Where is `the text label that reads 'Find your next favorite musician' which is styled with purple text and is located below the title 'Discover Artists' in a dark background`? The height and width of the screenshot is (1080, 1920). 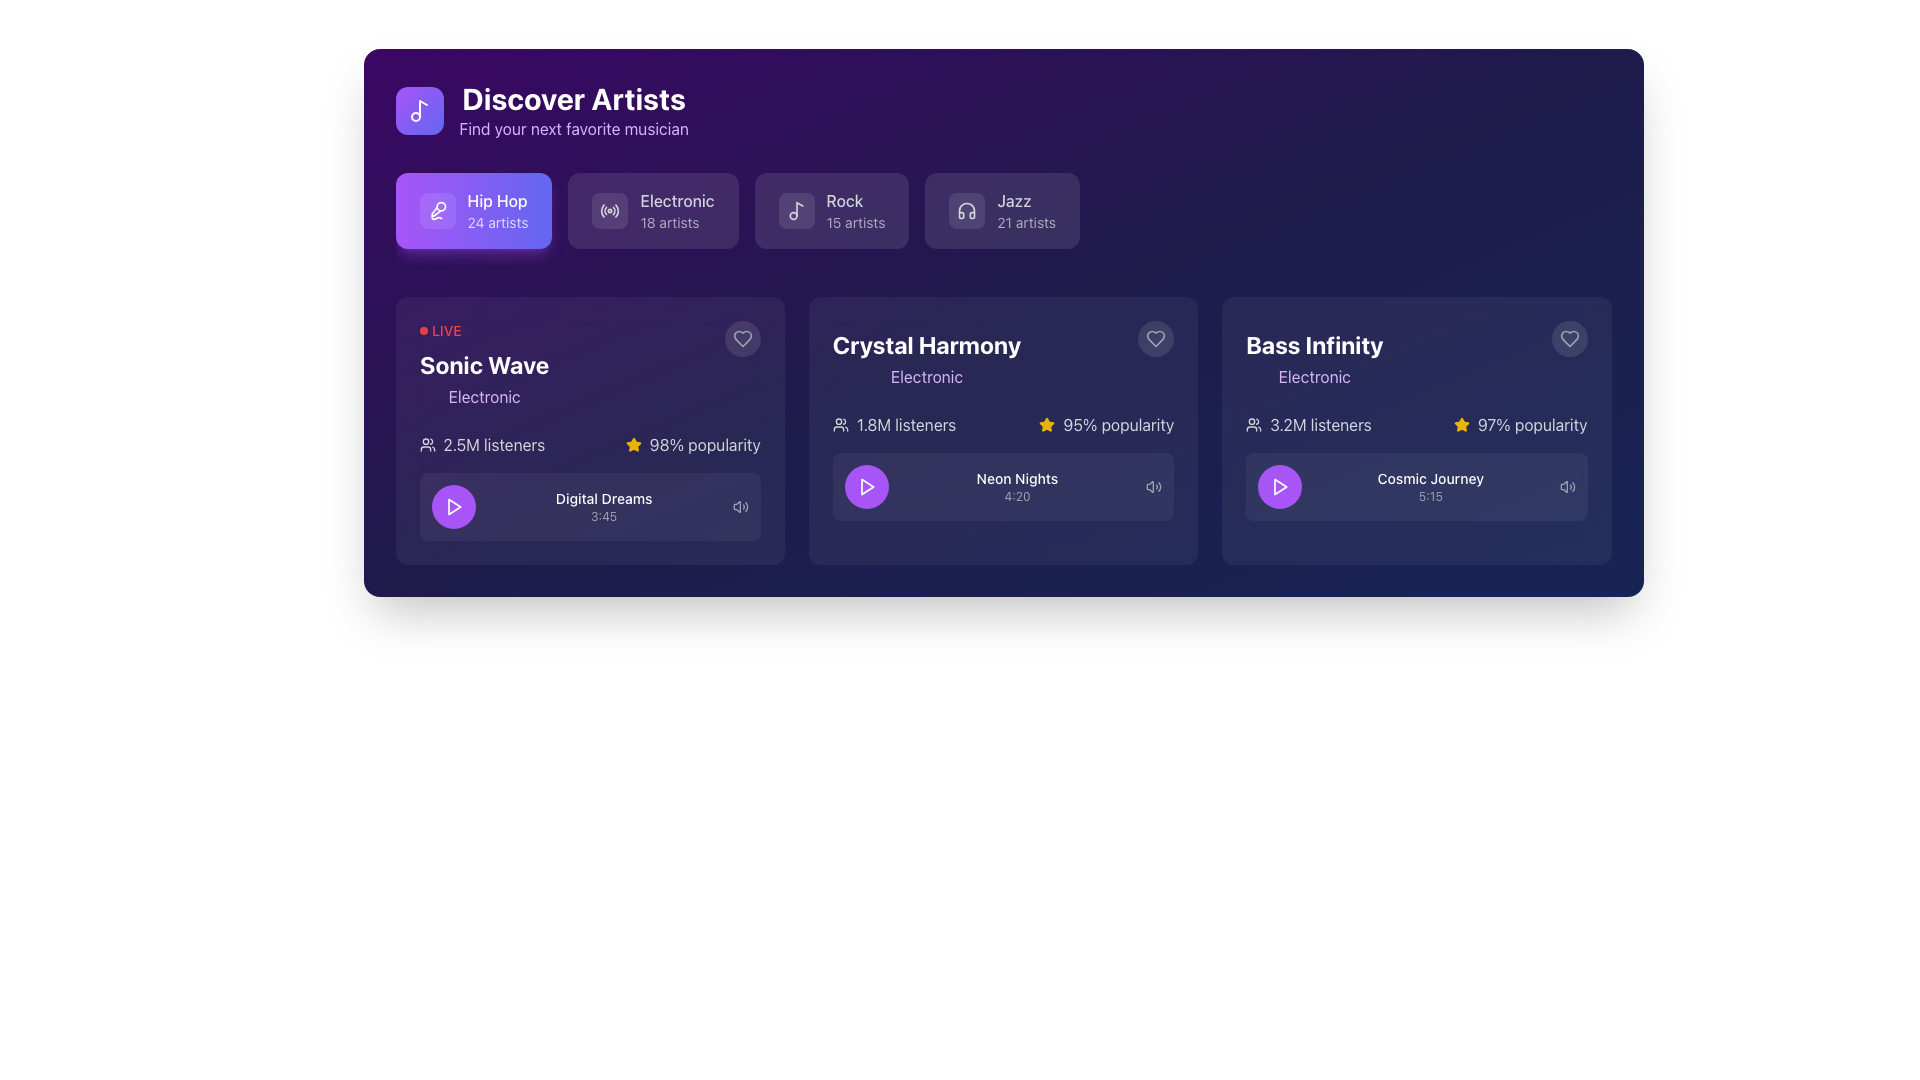
the text label that reads 'Find your next favorite musician' which is styled with purple text and is located below the title 'Discover Artists' in a dark background is located at coordinates (573, 128).